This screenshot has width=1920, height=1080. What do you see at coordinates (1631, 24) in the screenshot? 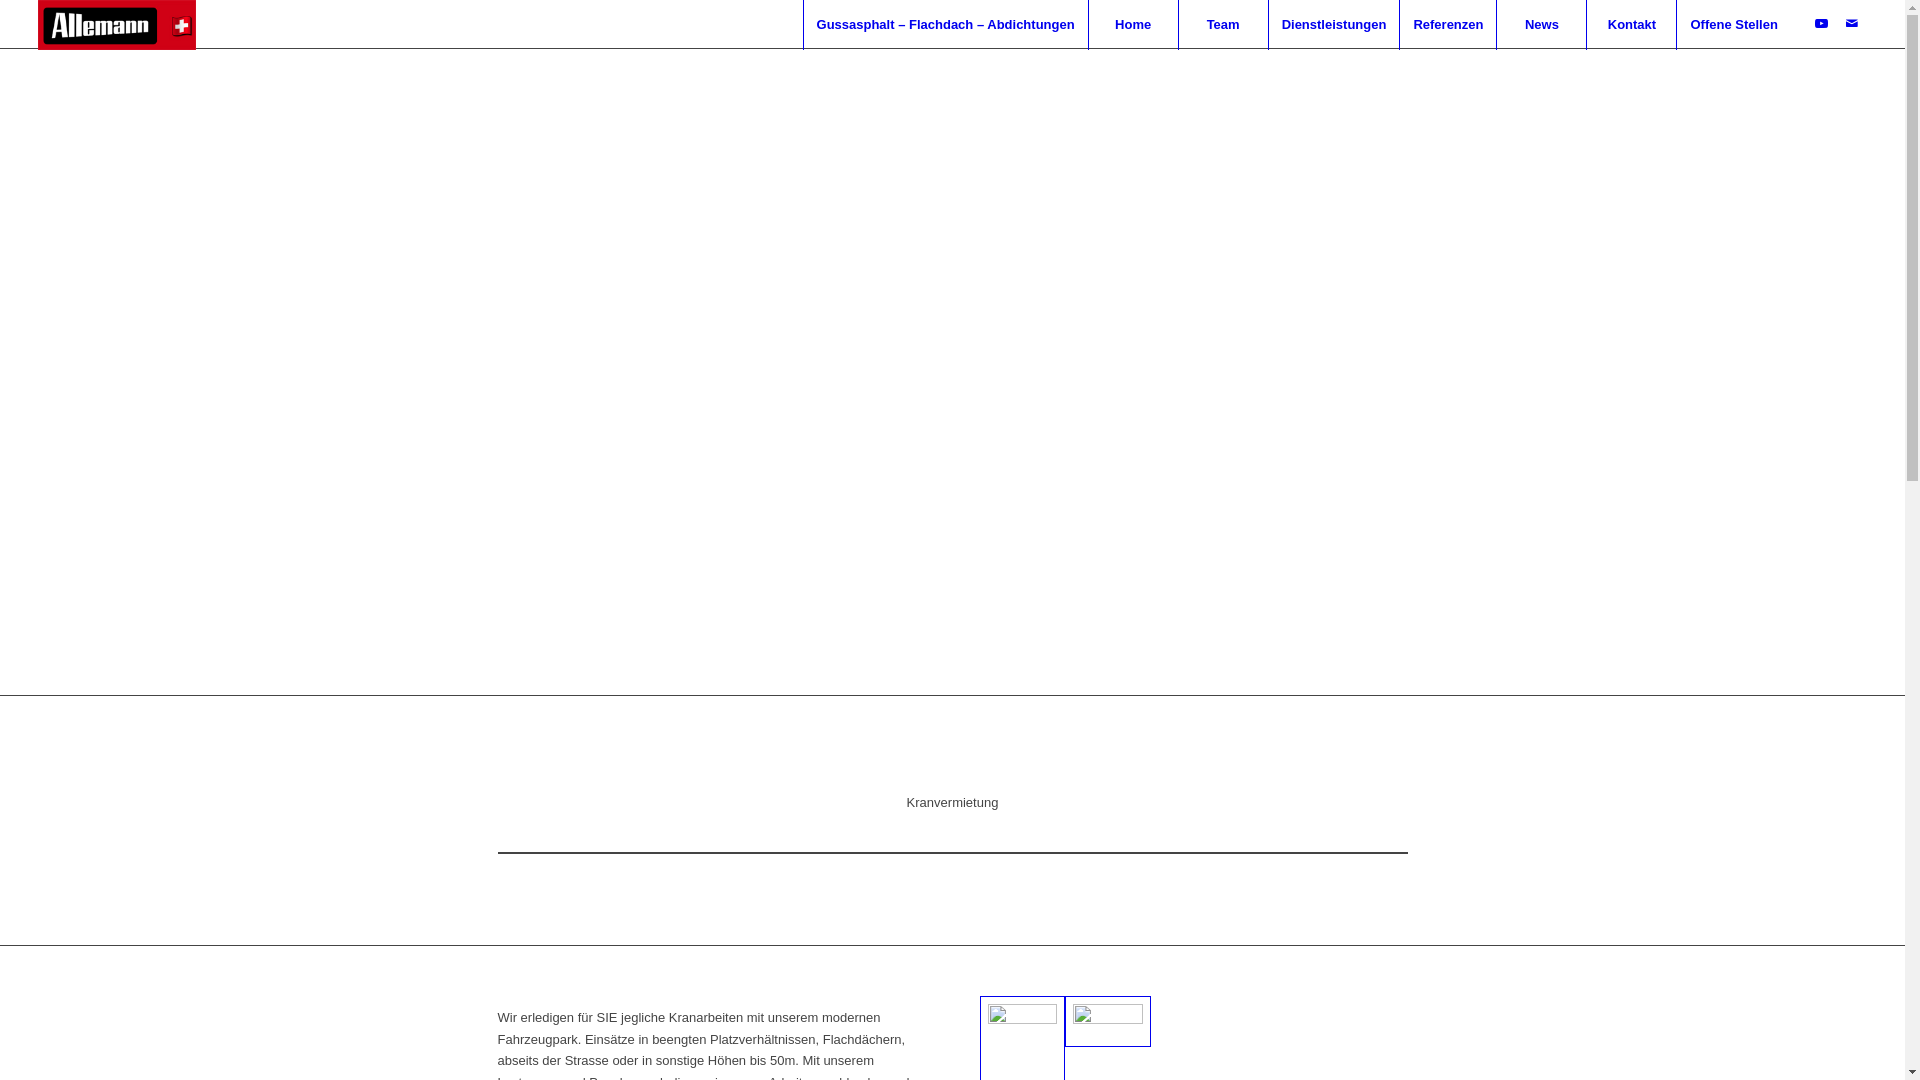
I see `'Kontakt'` at bounding box center [1631, 24].